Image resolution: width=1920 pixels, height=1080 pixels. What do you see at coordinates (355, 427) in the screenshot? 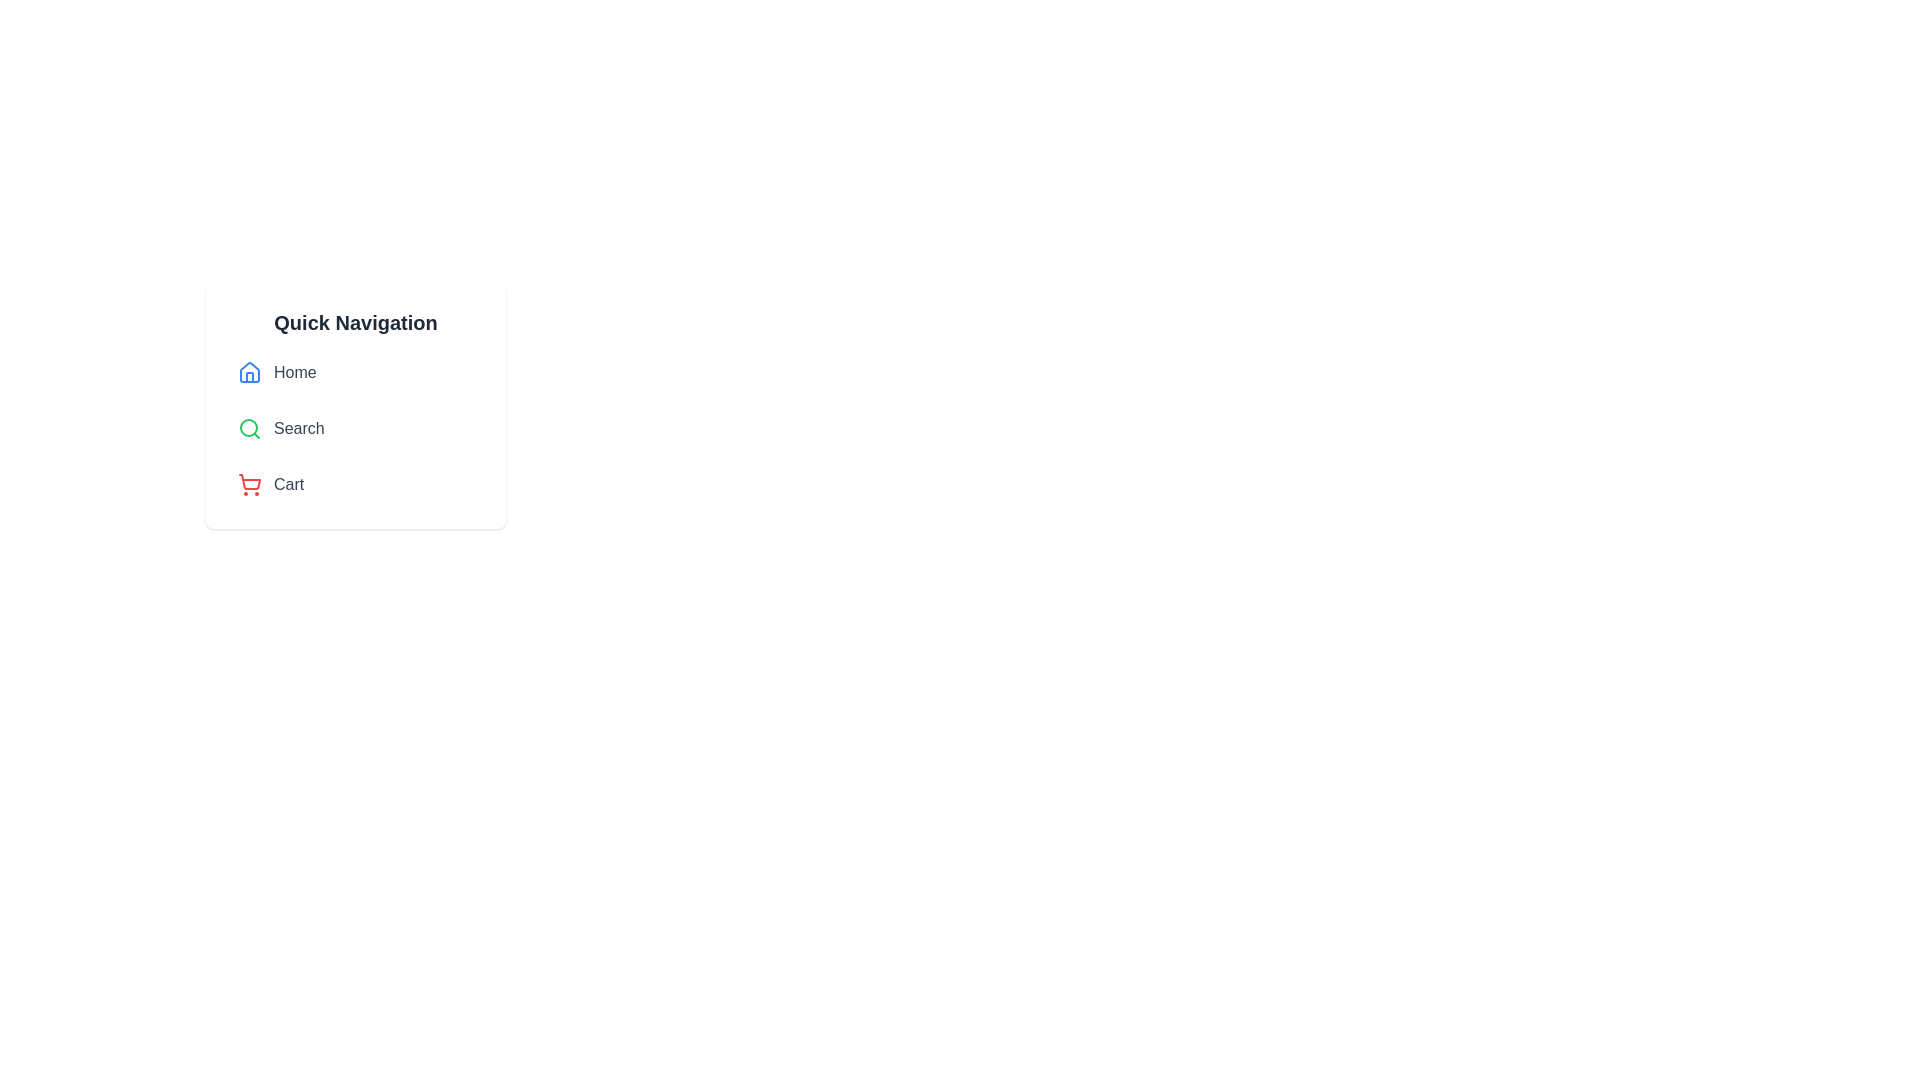
I see `the 'Search' section of the vertical navigation menu located in the sidebar titled 'Quick Navigation'` at bounding box center [355, 427].